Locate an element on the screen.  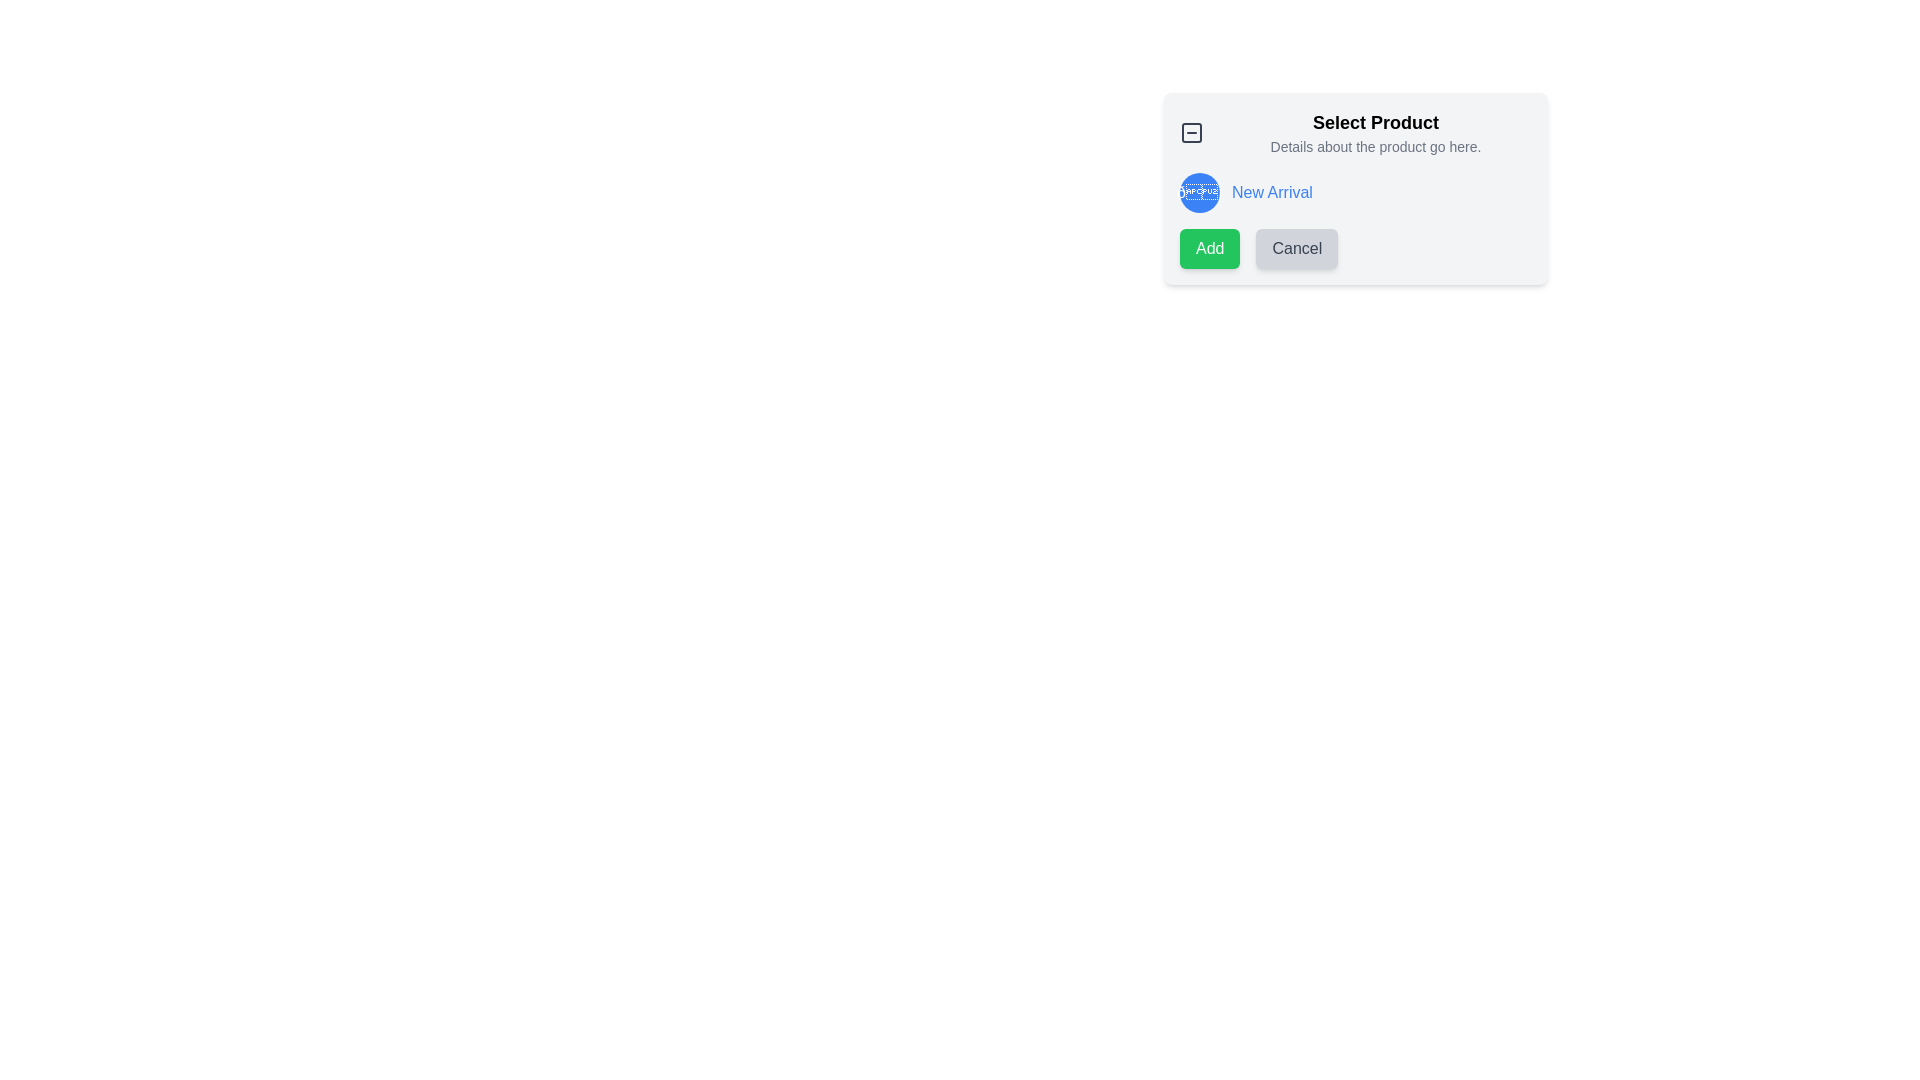
the text label indicating a category or feature, which is positioned to the right of a circular blue icon in the 'Select Product' box is located at coordinates (1271, 192).